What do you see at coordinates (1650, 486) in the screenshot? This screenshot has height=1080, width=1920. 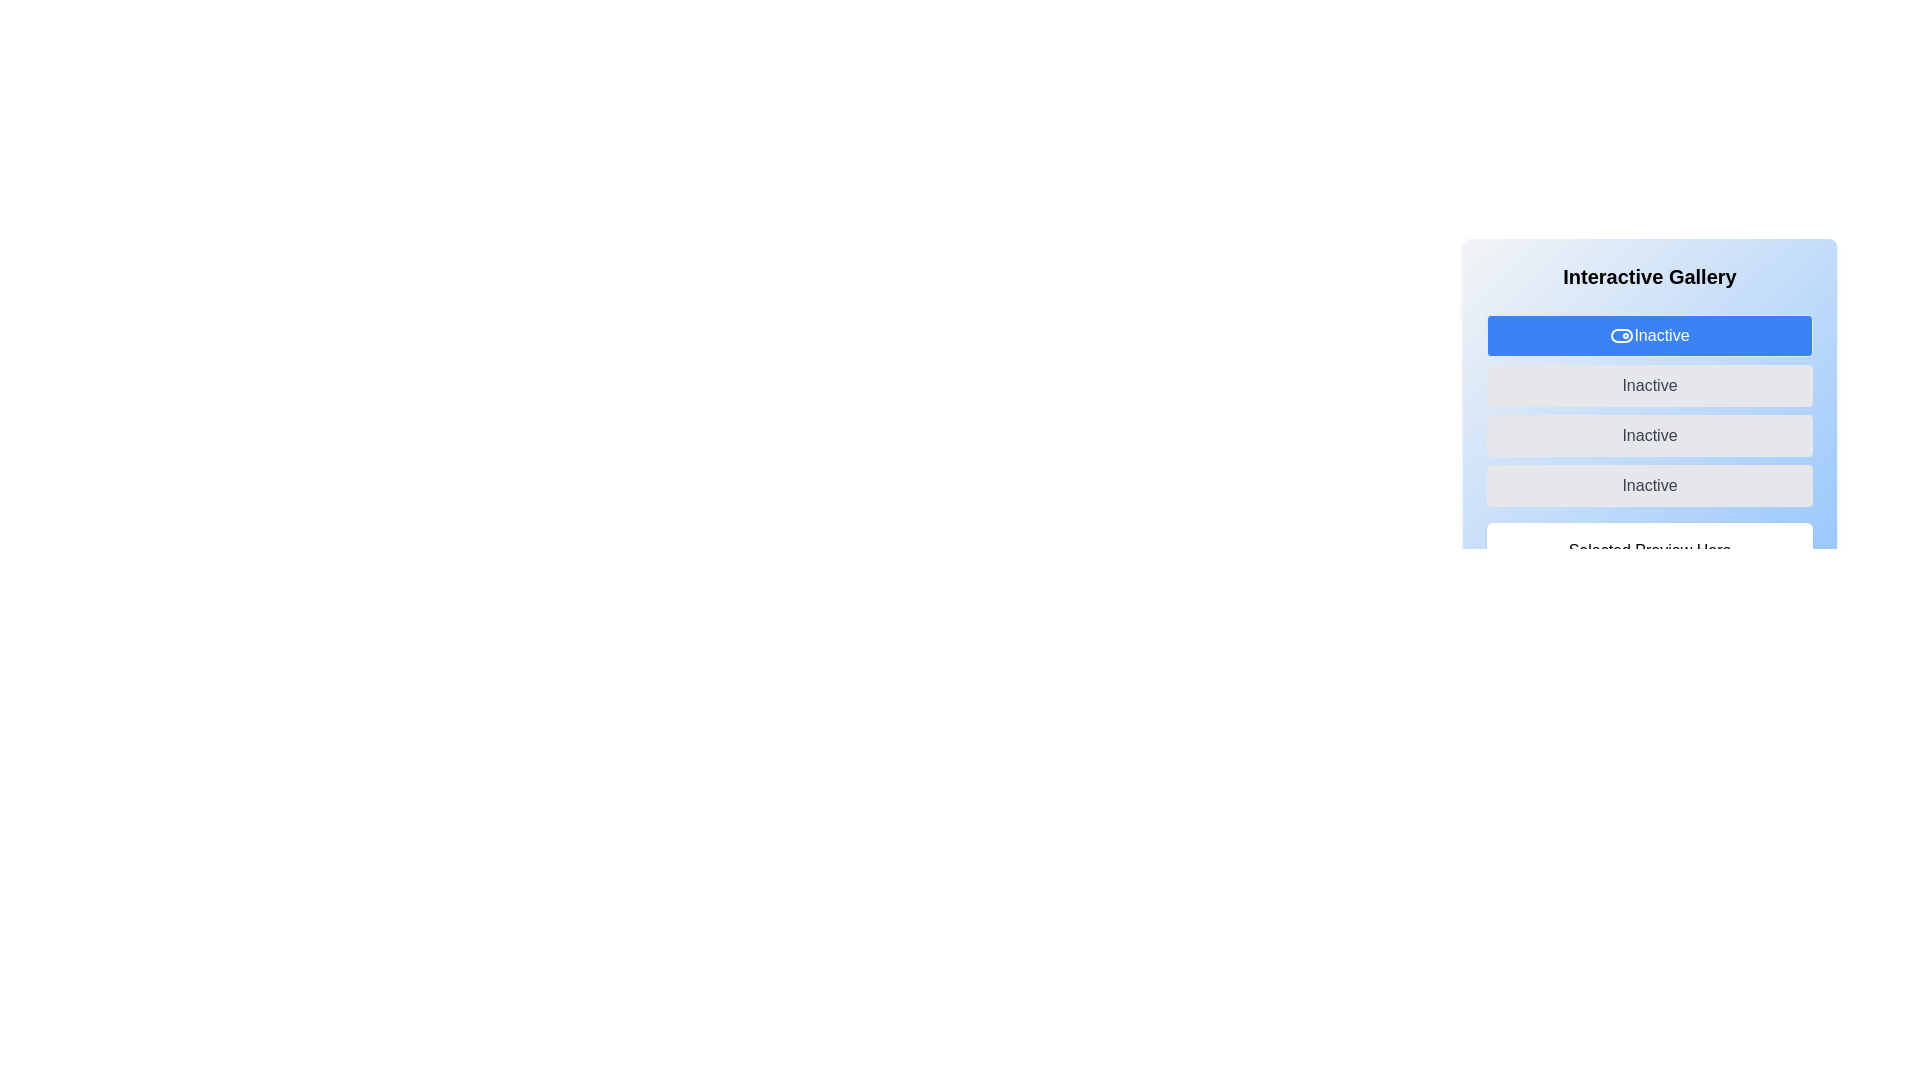 I see `the button corresponding to 3 to activate it and update the preview` at bounding box center [1650, 486].